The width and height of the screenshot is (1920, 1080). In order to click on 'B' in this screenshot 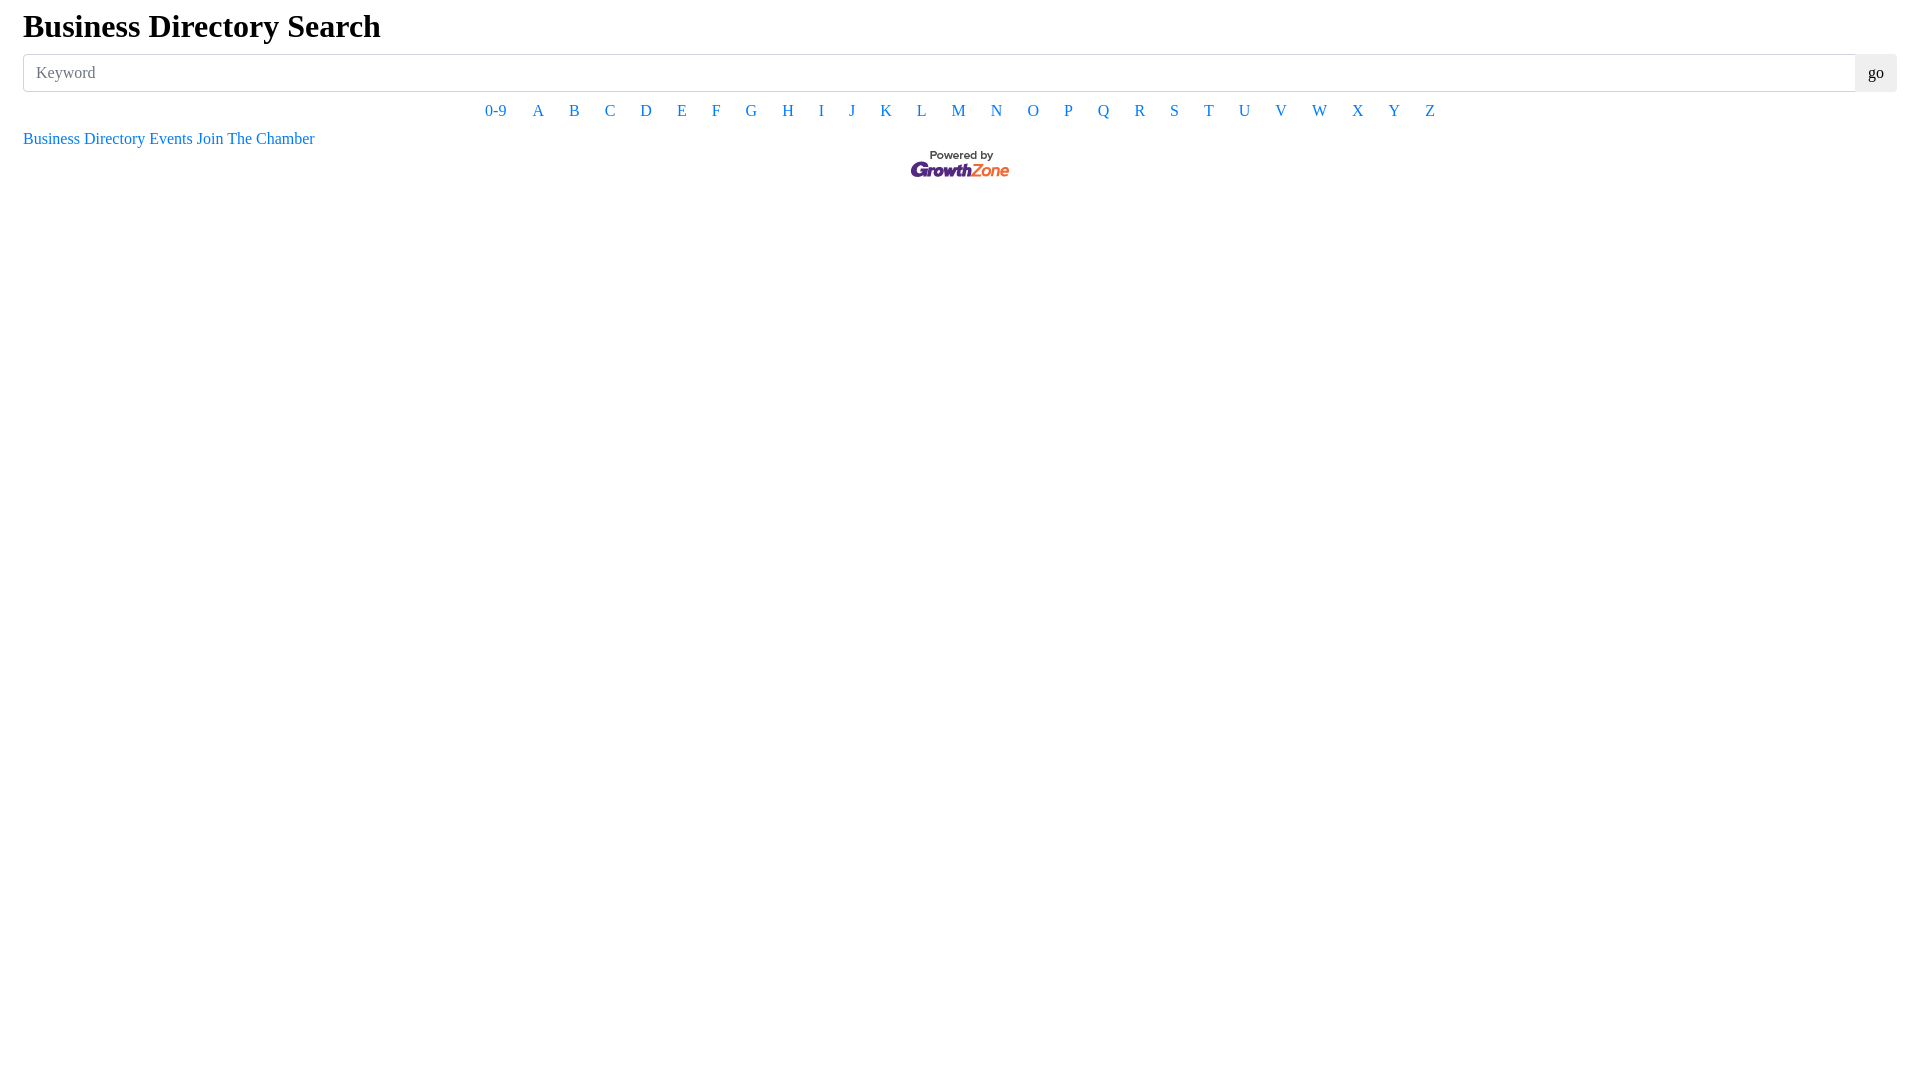, I will do `click(573, 111)`.